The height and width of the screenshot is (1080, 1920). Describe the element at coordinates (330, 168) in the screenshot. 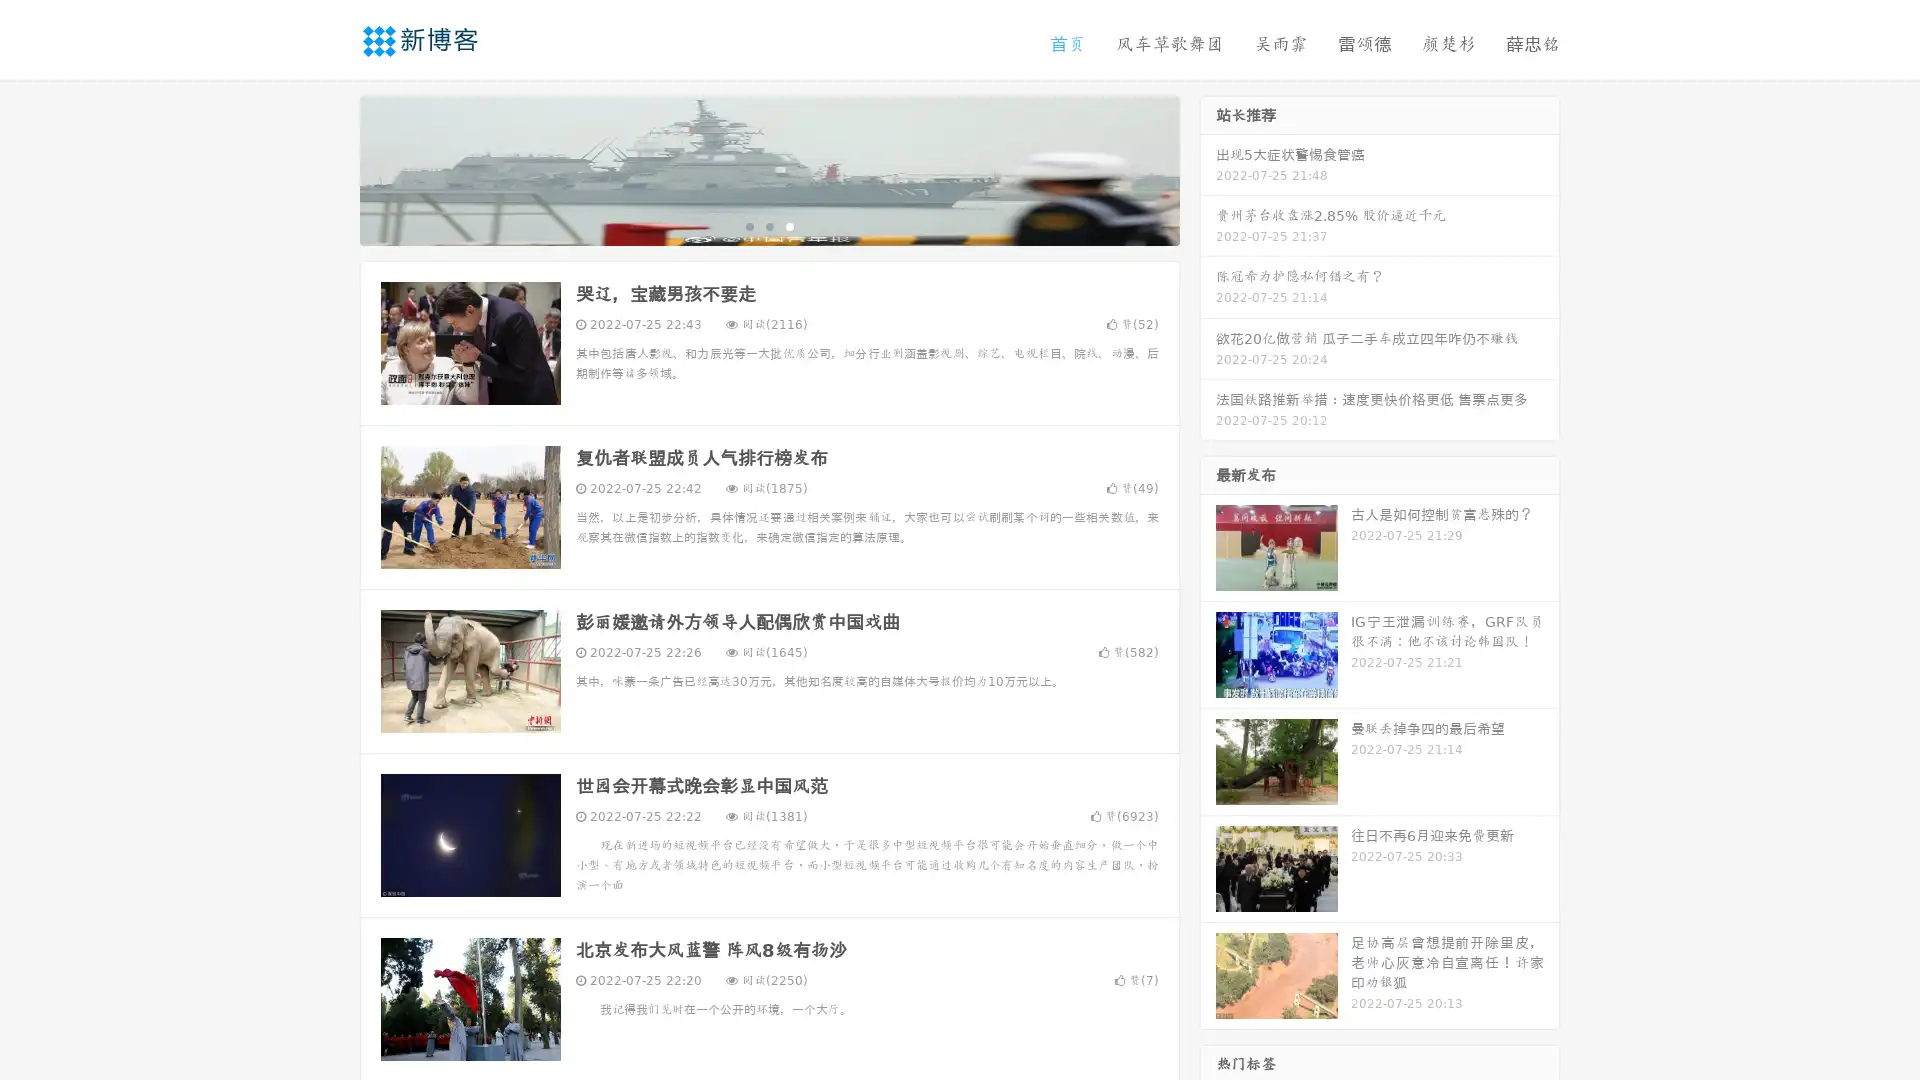

I see `Previous slide` at that location.